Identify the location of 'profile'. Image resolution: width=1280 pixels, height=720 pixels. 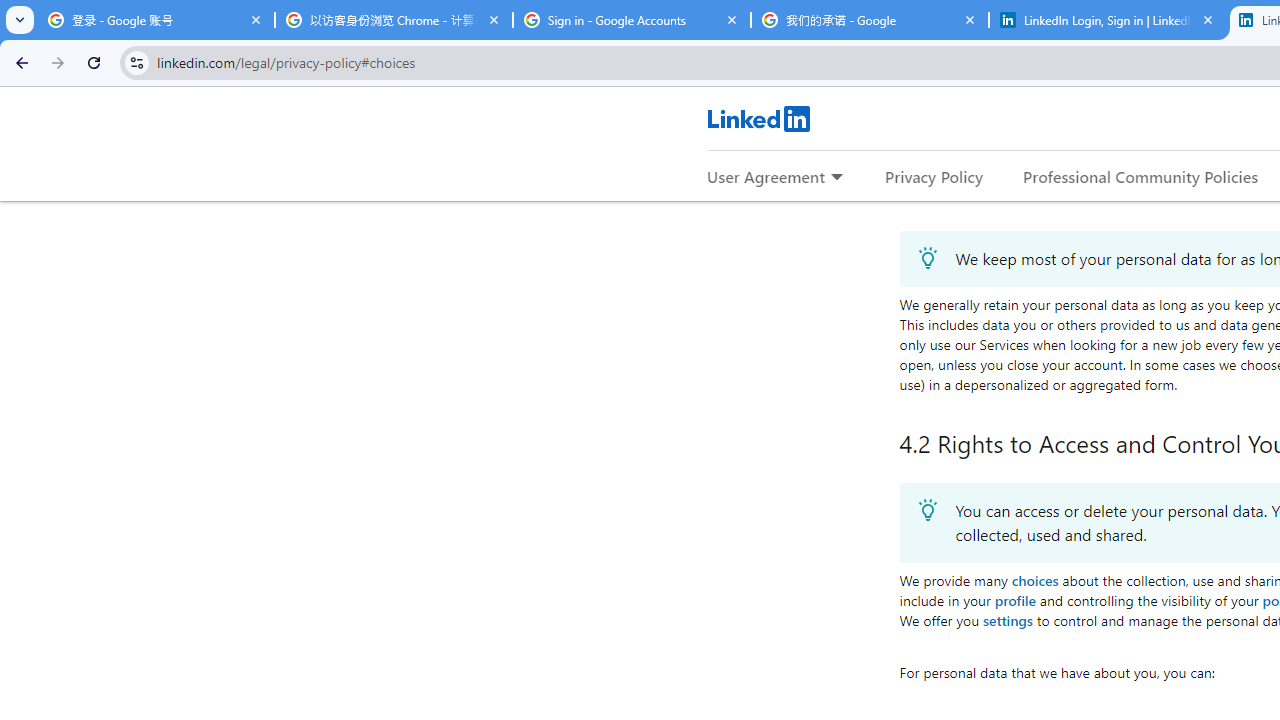
(1015, 598).